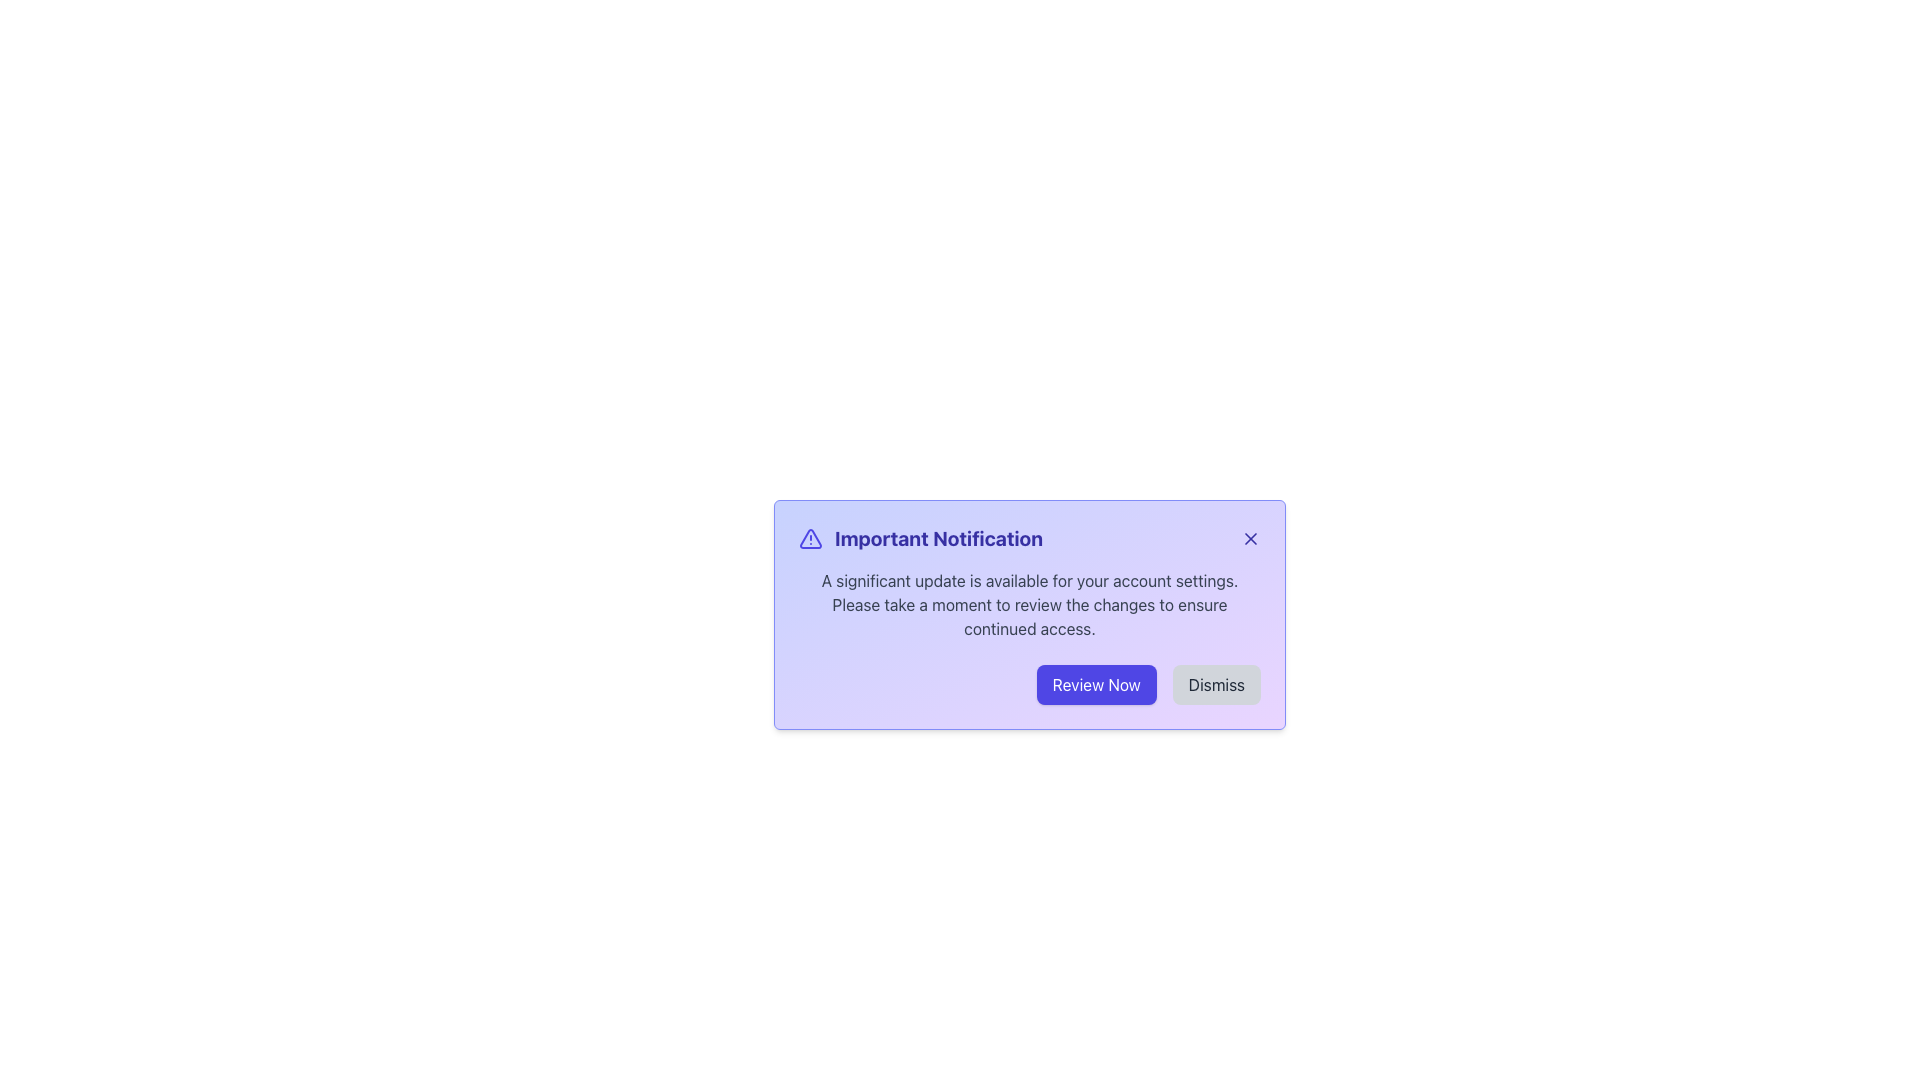 The width and height of the screenshot is (1920, 1080). Describe the element at coordinates (1250, 538) in the screenshot. I see `the button represented by a small cross (X) icon, located at the top-right corner of the notification panel, adjacent to 'Important Notification'` at that location.